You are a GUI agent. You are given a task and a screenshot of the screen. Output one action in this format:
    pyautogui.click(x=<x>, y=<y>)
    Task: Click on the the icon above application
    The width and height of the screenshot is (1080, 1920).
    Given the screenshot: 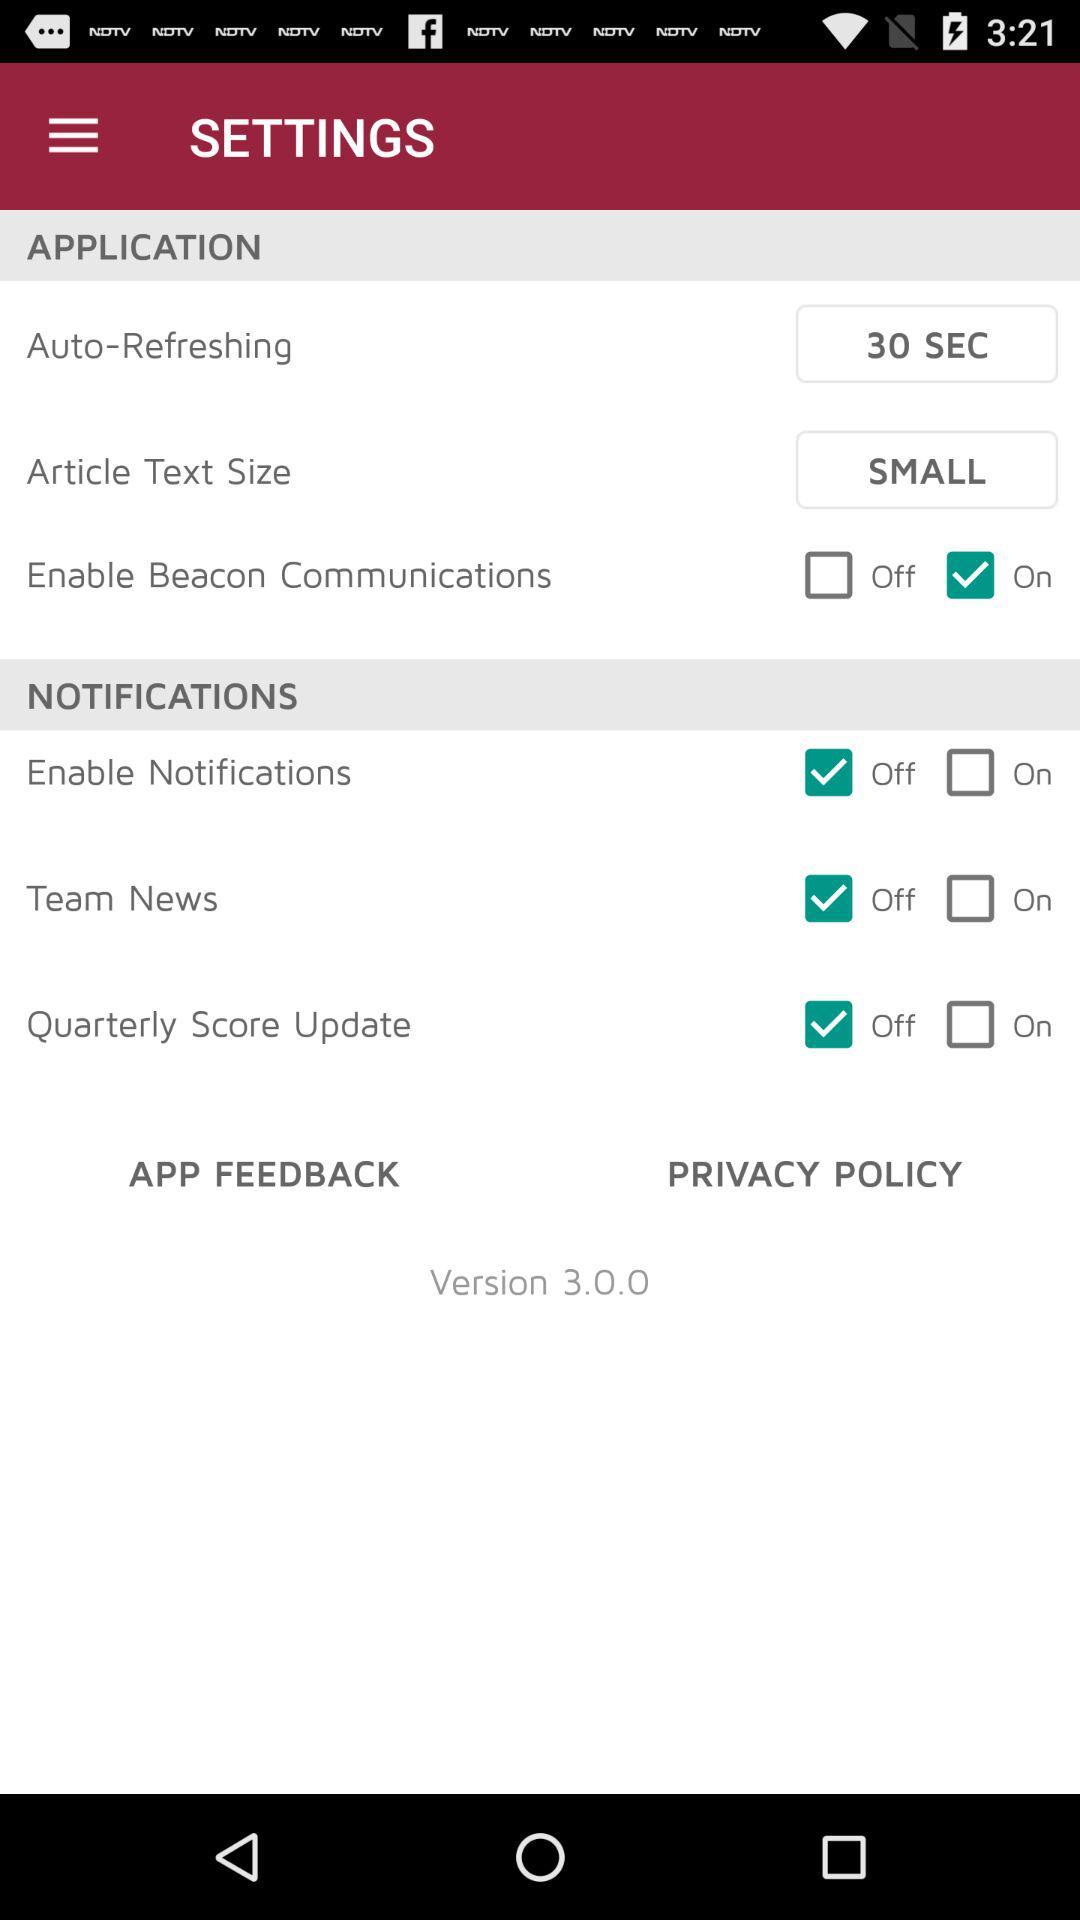 What is the action you would take?
    pyautogui.click(x=72, y=135)
    